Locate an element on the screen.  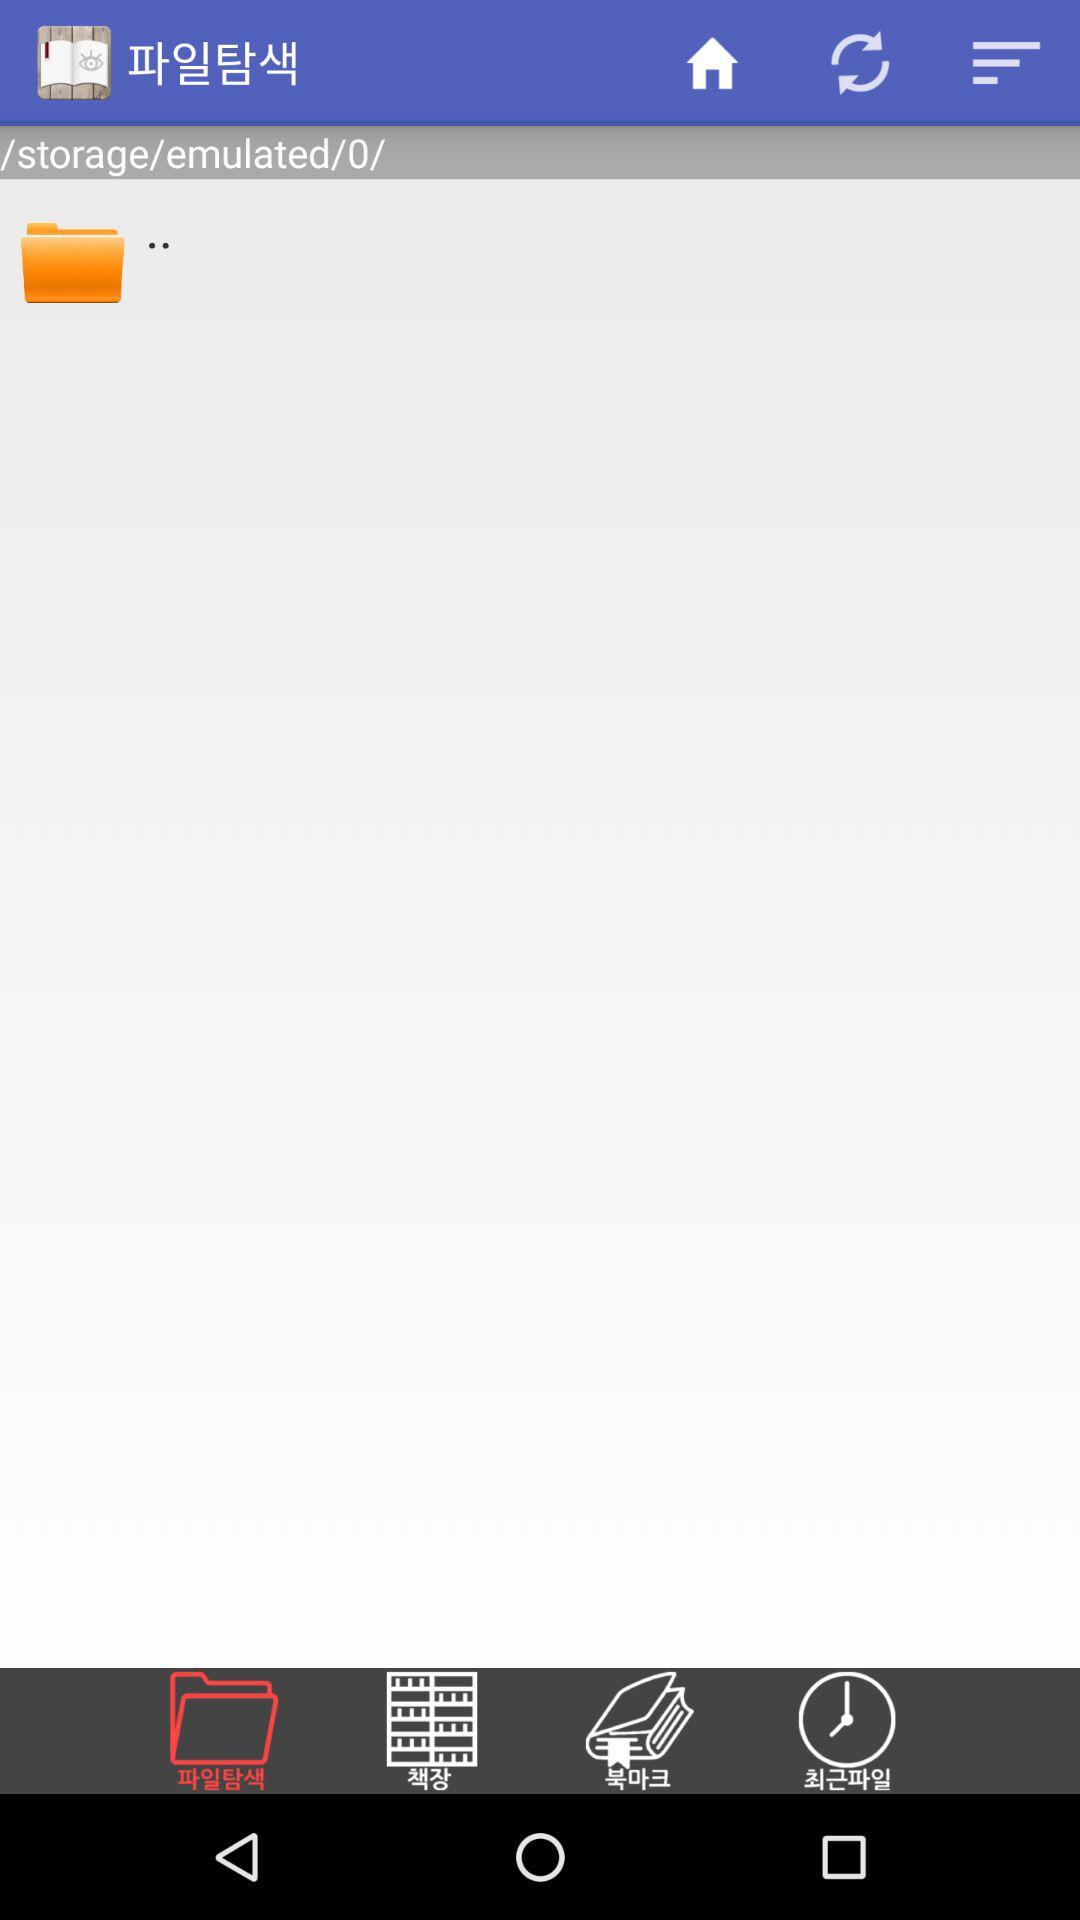
the icon below .. item is located at coordinates (663, 1730).